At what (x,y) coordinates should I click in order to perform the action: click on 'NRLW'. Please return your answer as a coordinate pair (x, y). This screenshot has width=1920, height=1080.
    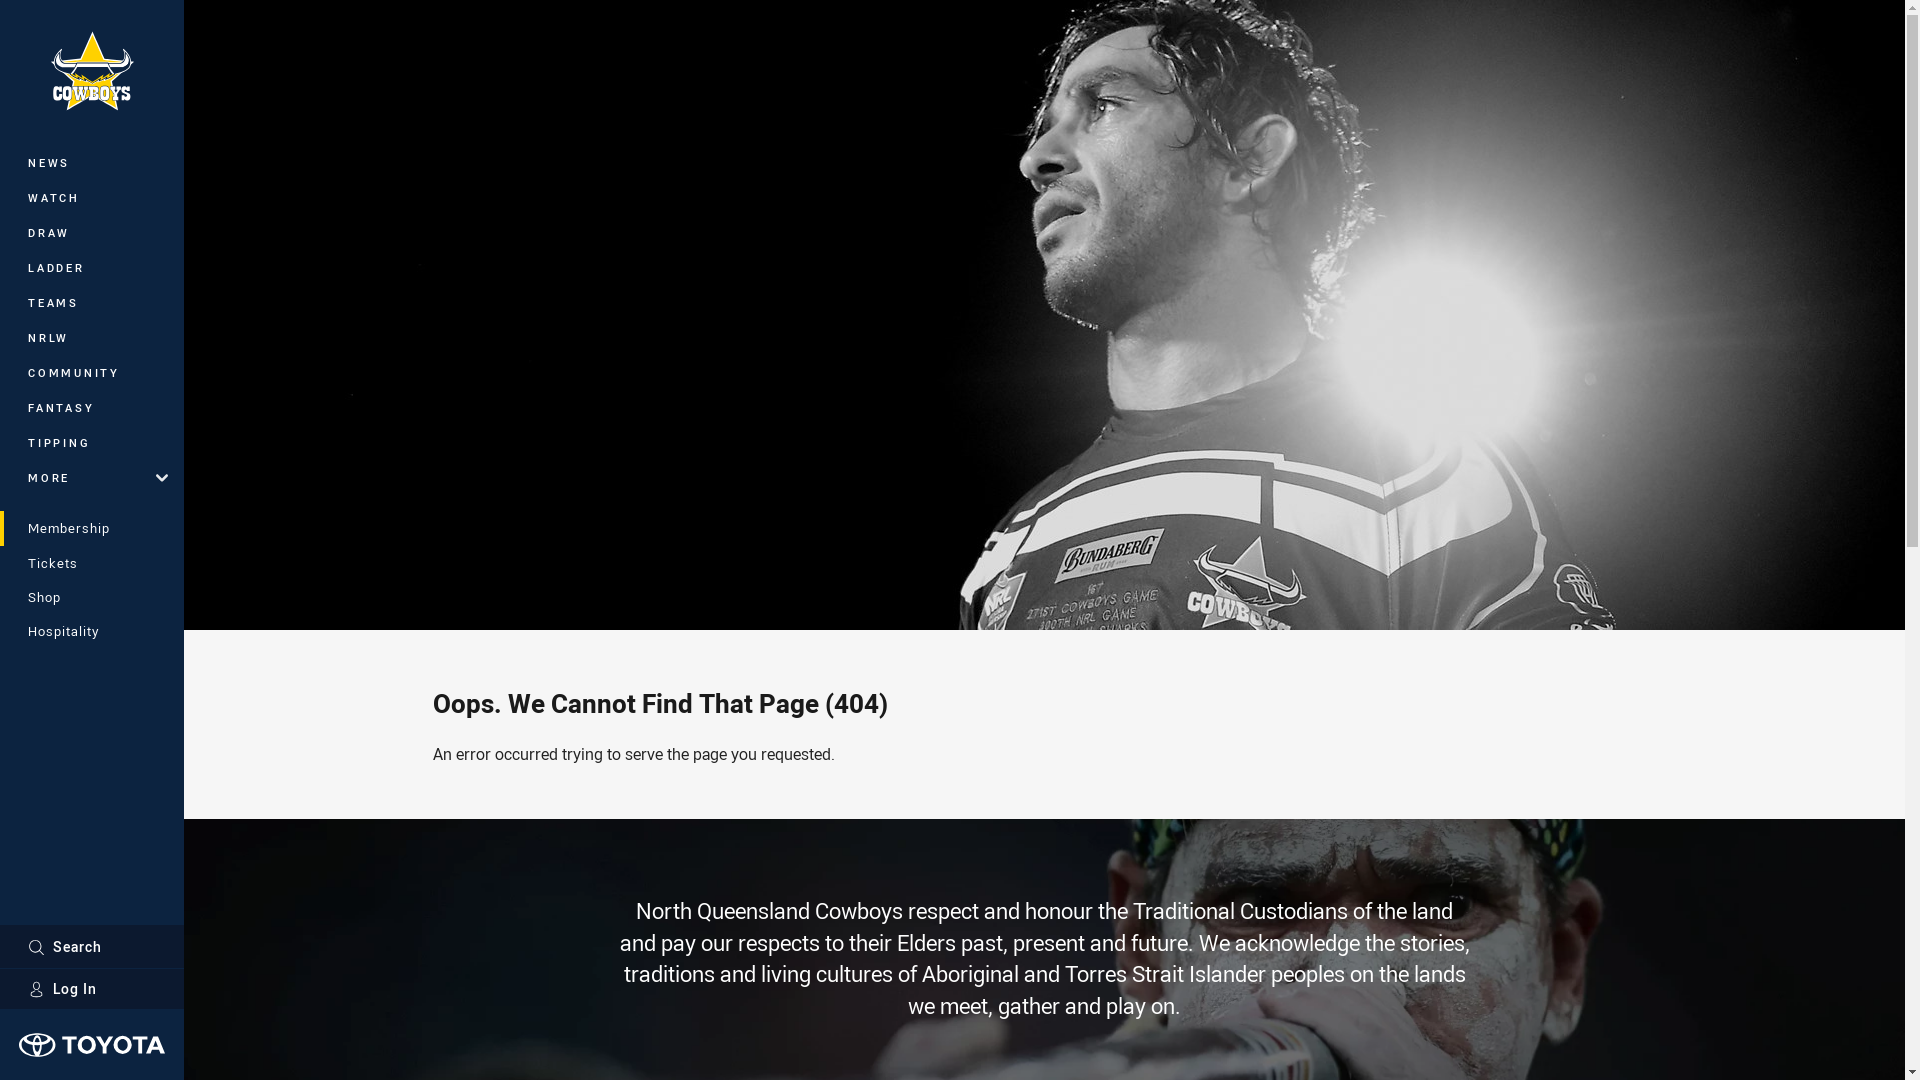
    Looking at the image, I should click on (90, 336).